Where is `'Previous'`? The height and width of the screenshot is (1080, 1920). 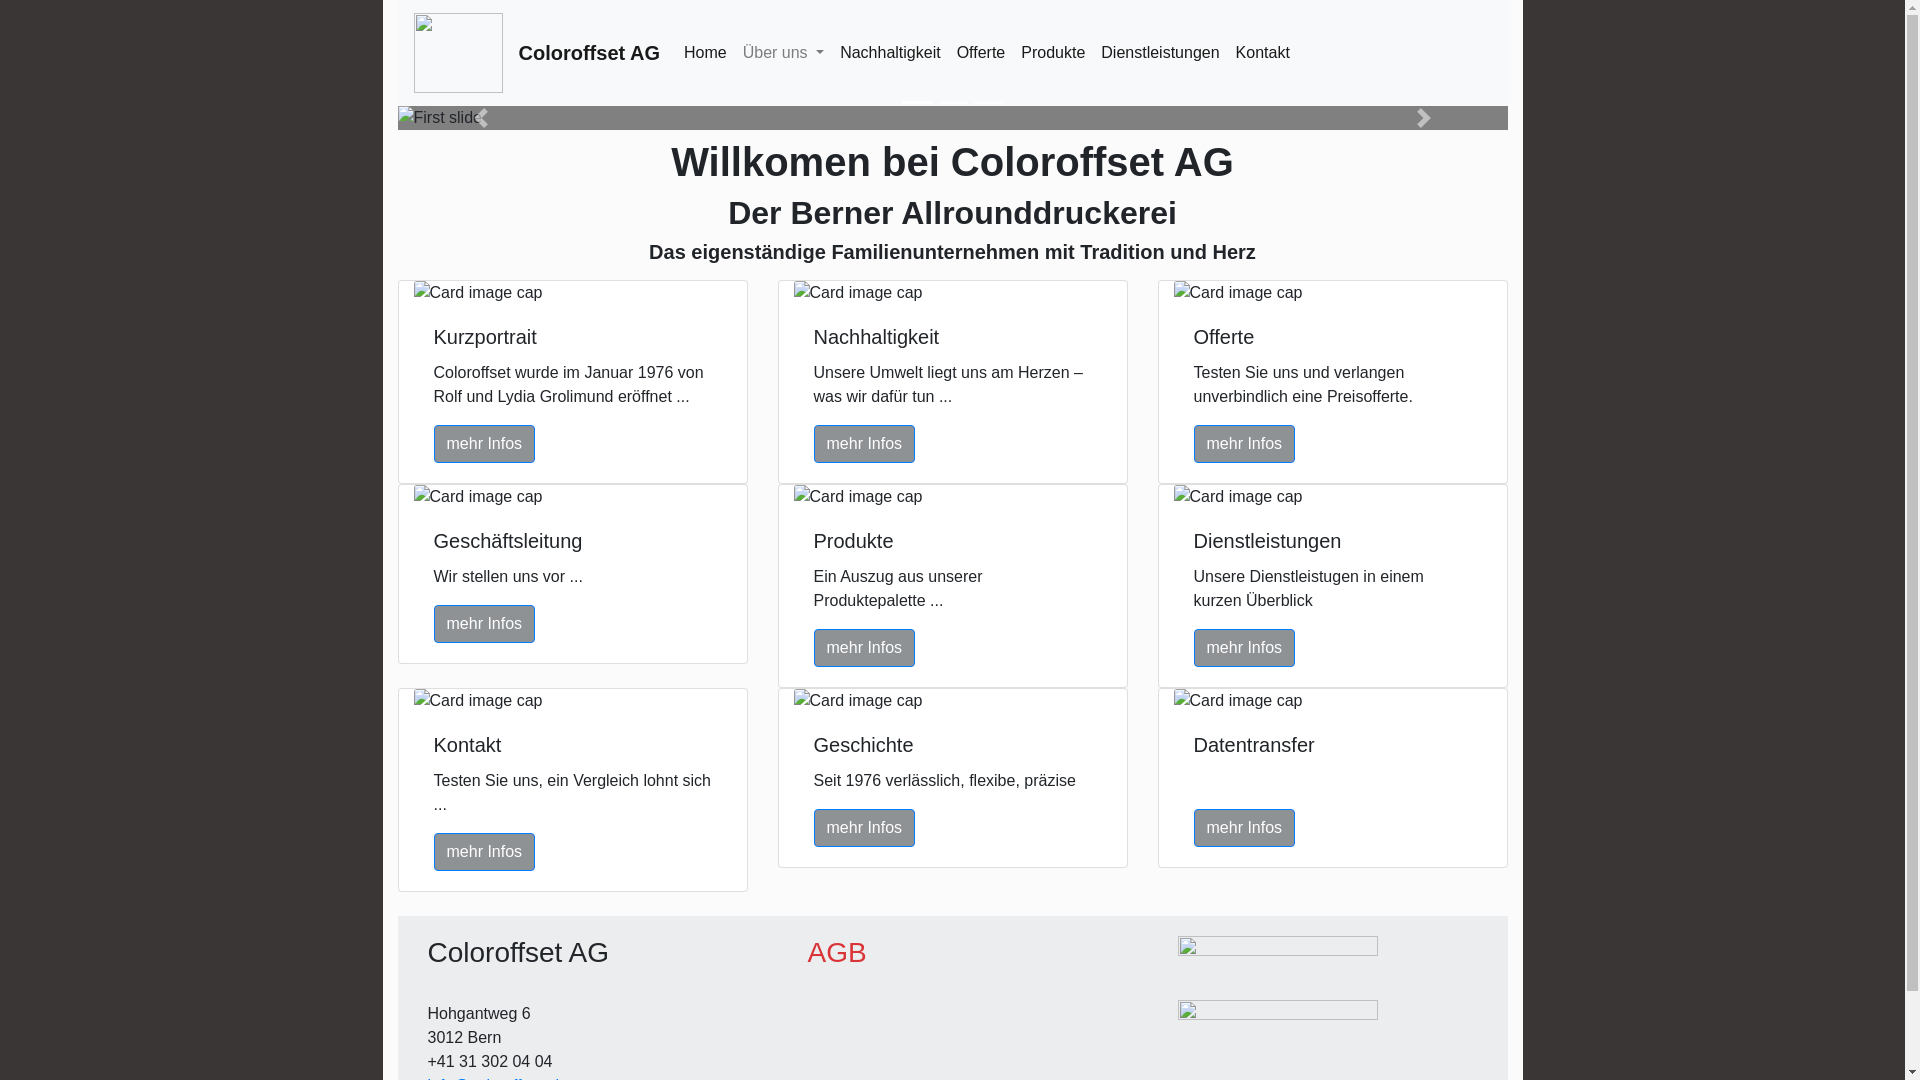 'Previous' is located at coordinates (398, 118).